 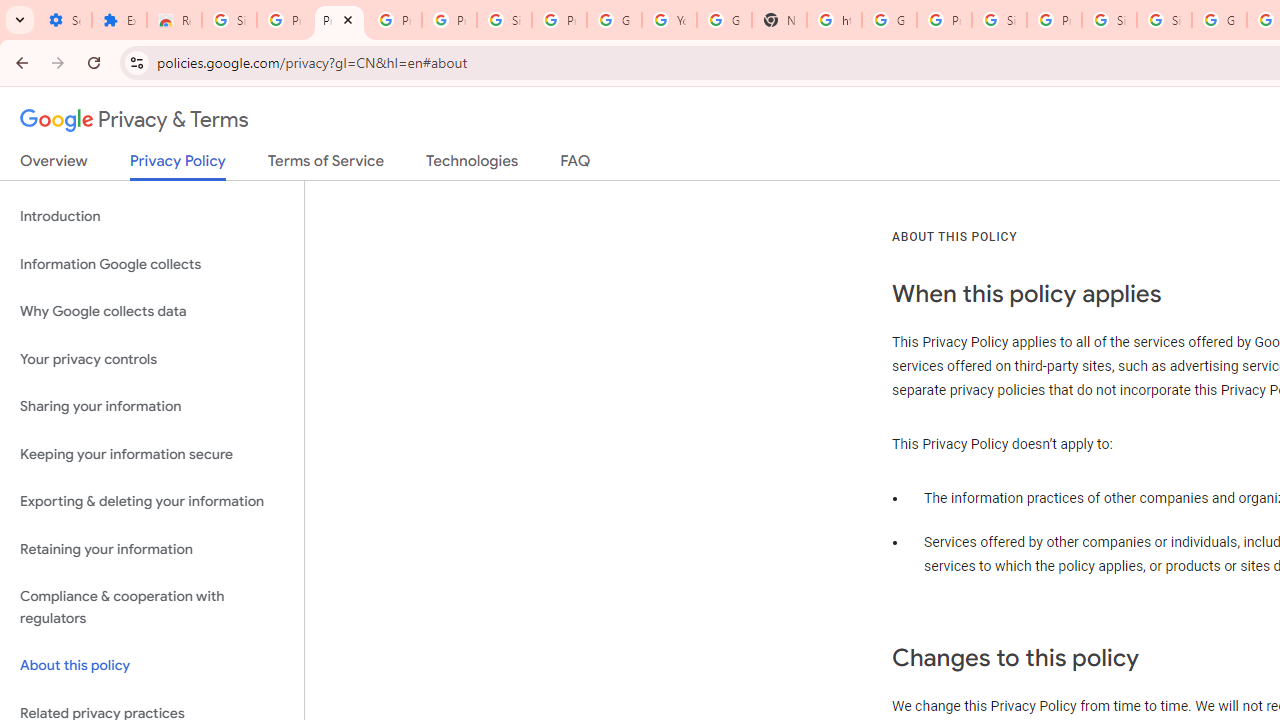 I want to click on 'Exporting & deleting your information', so click(x=151, y=501).